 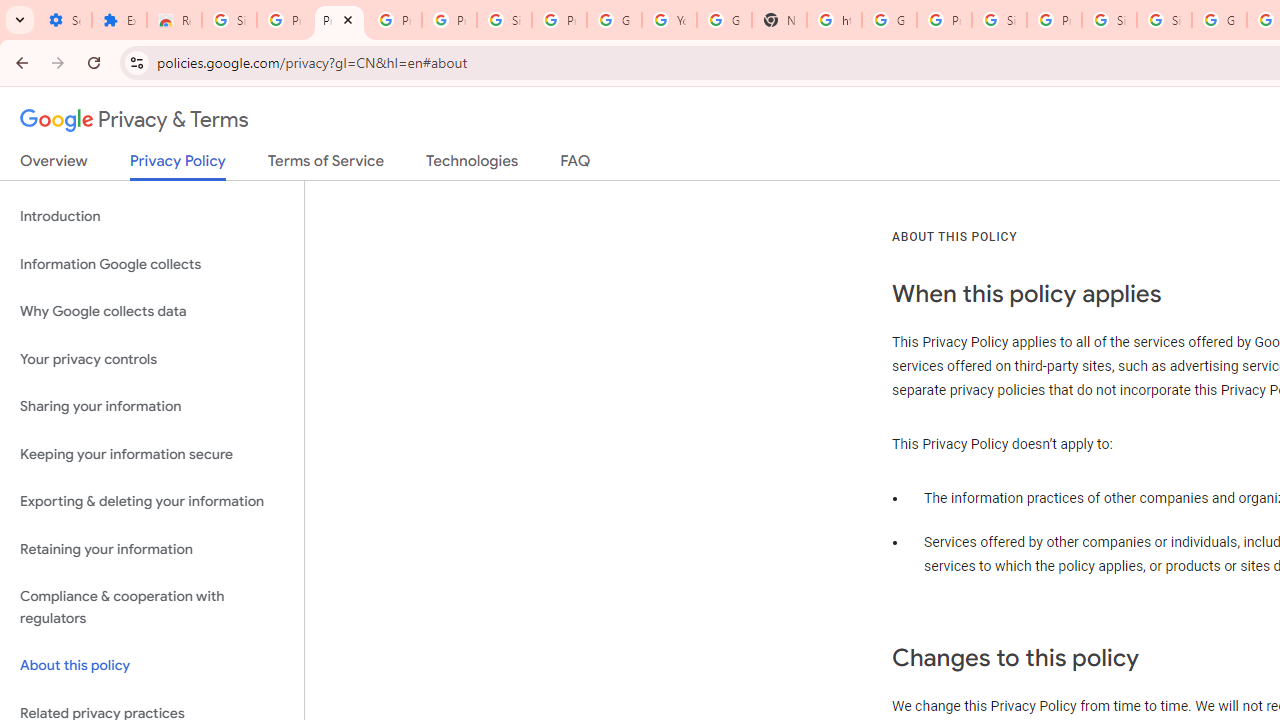 I want to click on 'Exporting & deleting your information', so click(x=151, y=501).